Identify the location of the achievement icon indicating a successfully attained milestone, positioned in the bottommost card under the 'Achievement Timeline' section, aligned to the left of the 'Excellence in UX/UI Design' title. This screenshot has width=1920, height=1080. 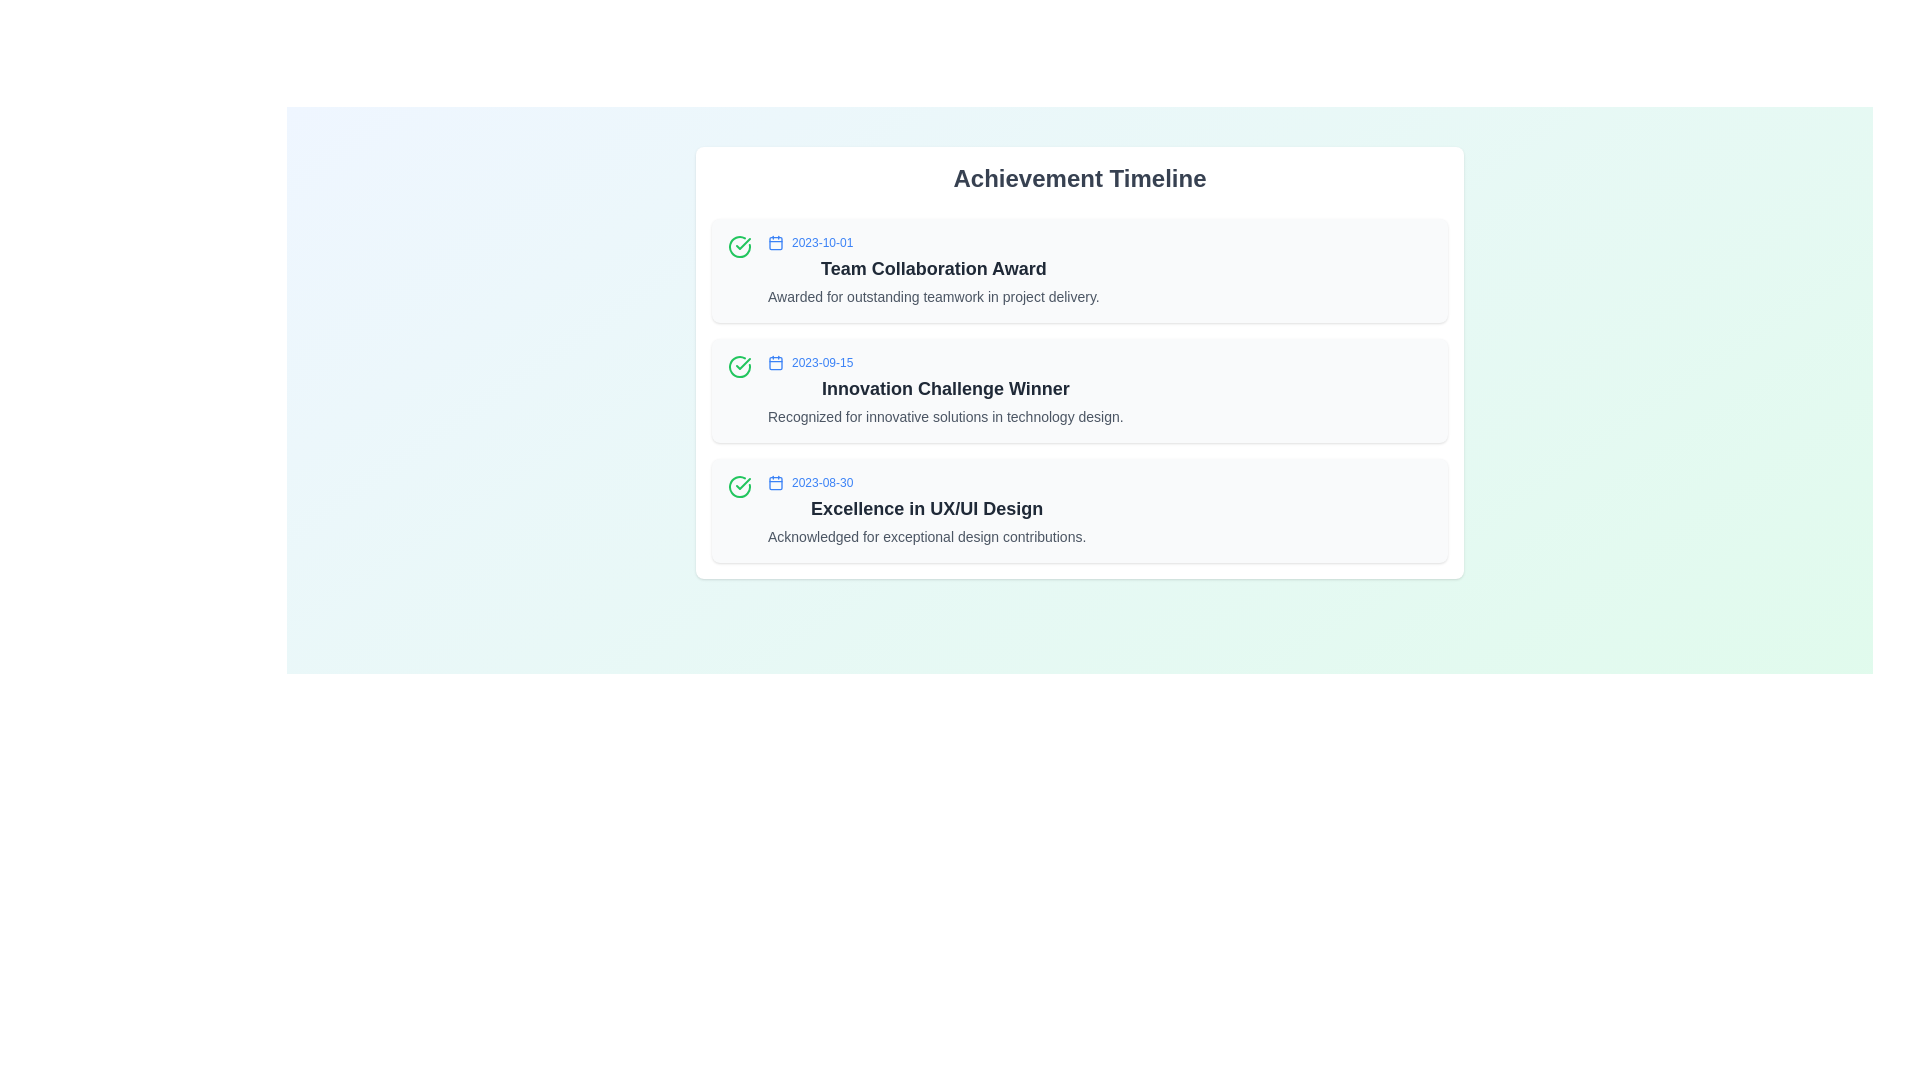
(738, 486).